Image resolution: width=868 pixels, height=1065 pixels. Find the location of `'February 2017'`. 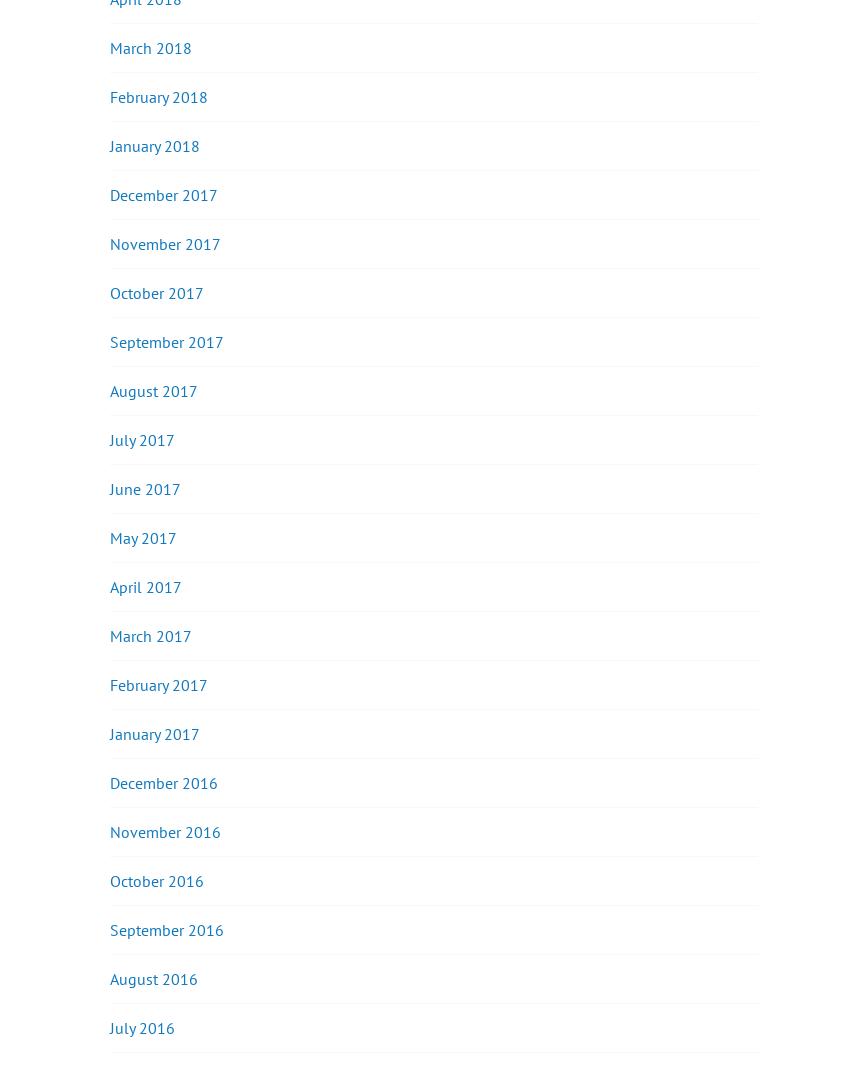

'February 2017' is located at coordinates (109, 684).